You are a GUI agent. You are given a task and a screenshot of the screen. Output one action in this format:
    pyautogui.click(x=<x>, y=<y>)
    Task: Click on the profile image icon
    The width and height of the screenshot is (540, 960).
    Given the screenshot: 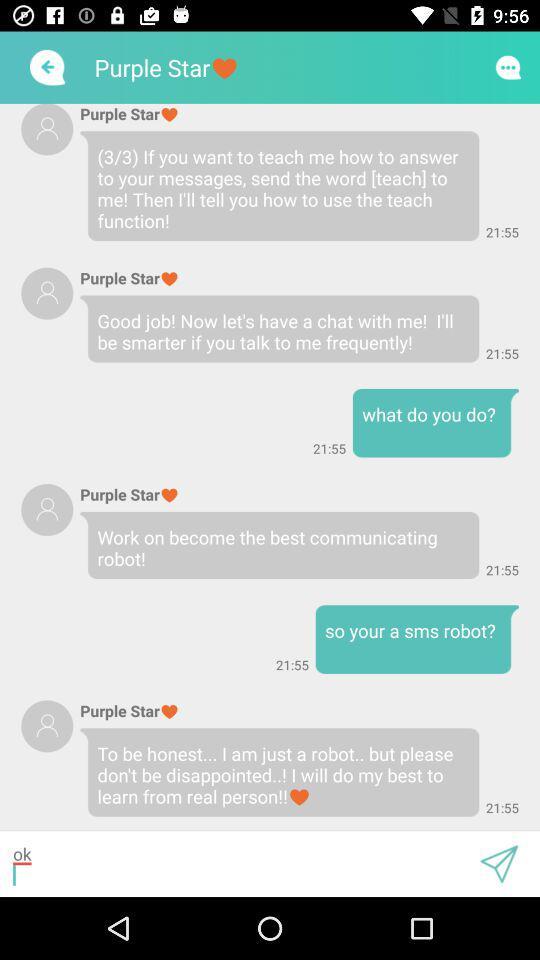 What is the action you would take?
    pyautogui.click(x=47, y=508)
    